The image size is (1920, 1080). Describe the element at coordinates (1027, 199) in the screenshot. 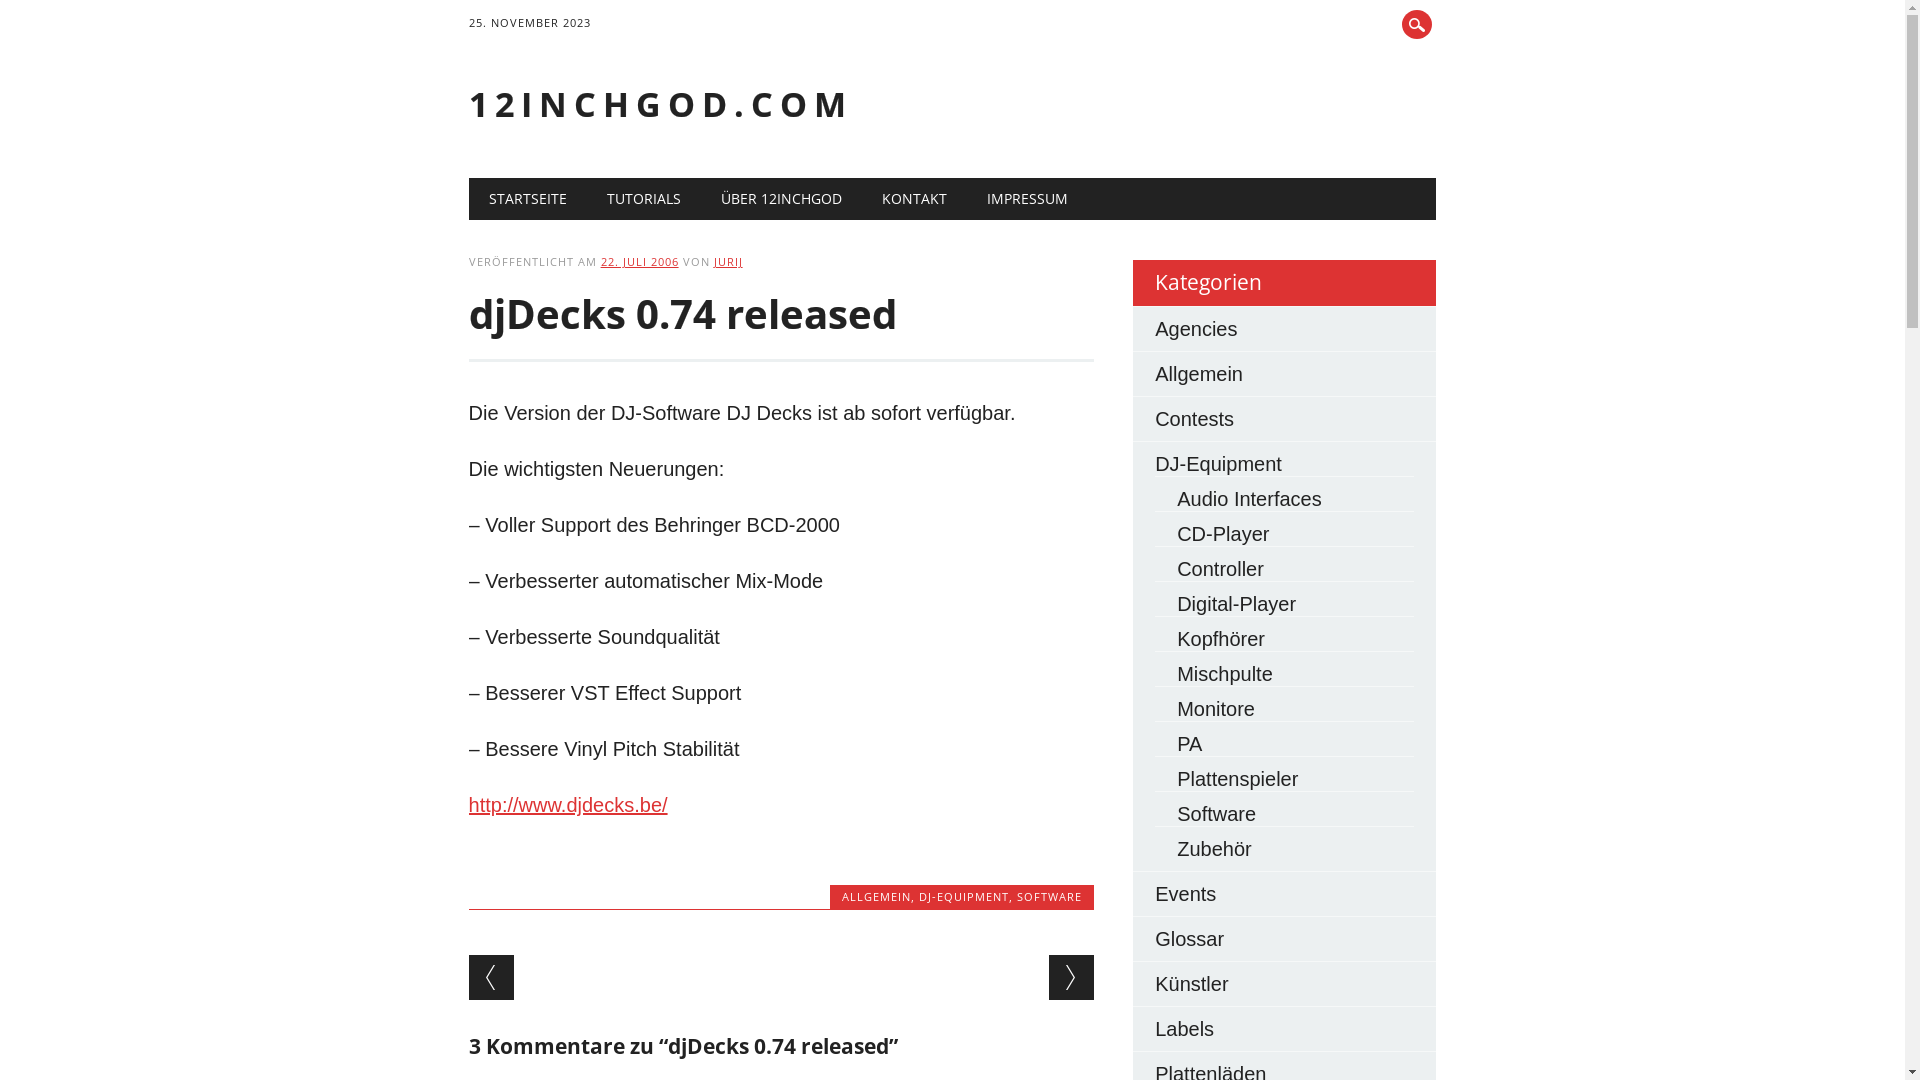

I see `'IMPRESSUM'` at that location.